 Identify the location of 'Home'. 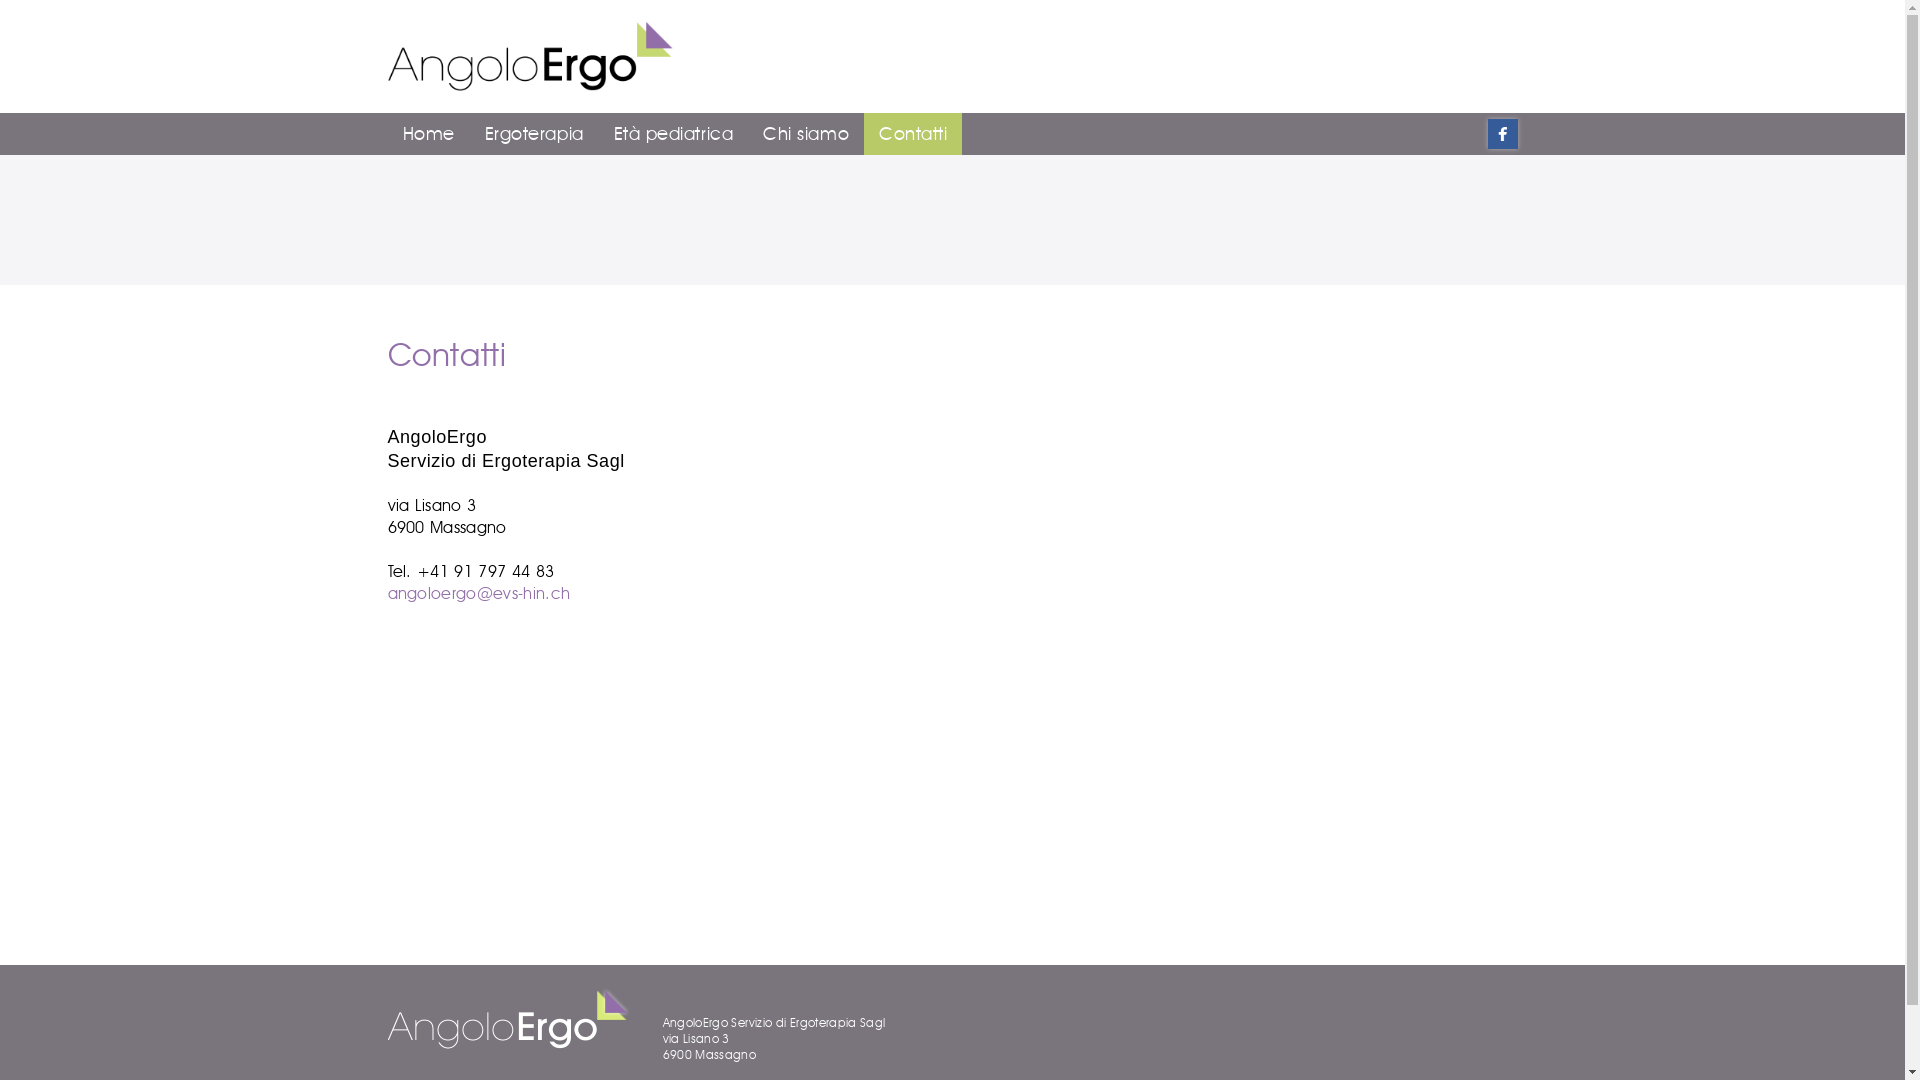
(427, 134).